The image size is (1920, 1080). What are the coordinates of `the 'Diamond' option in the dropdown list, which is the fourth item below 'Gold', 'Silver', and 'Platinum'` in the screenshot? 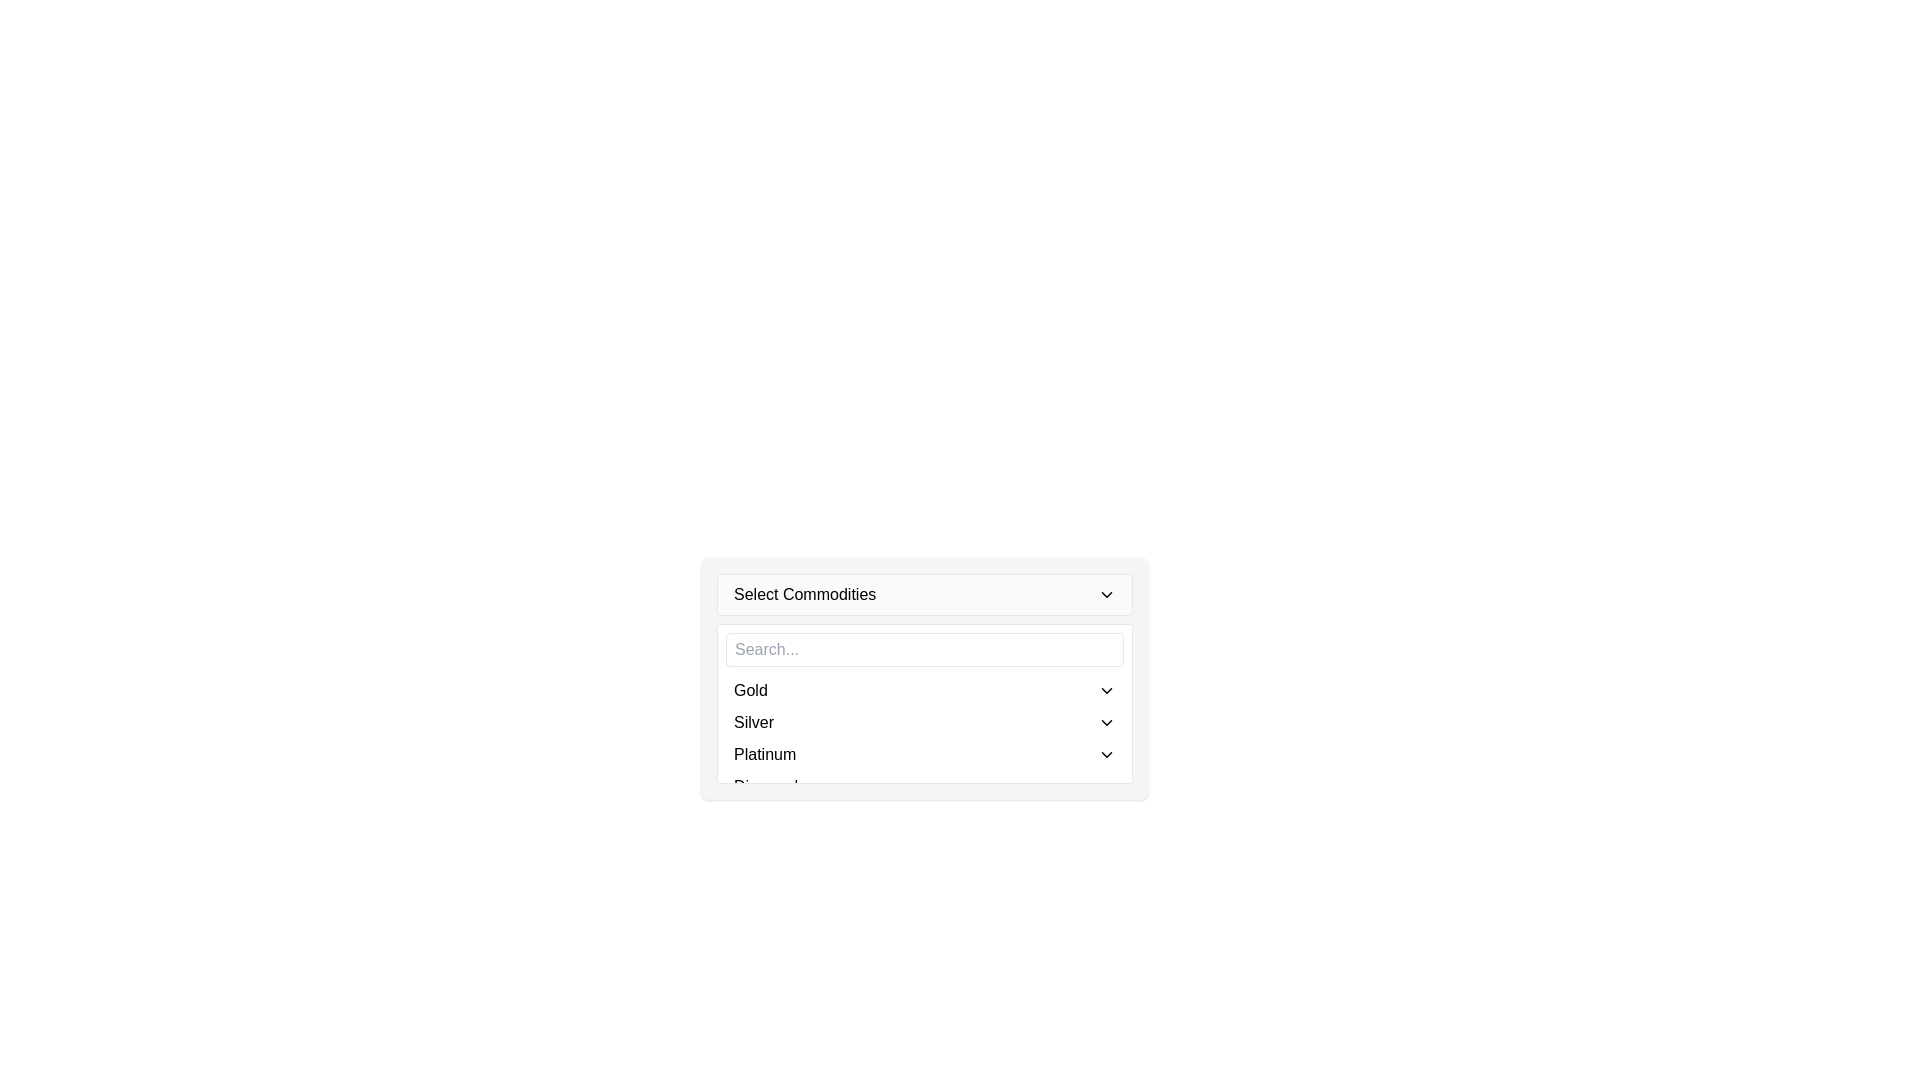 It's located at (924, 785).